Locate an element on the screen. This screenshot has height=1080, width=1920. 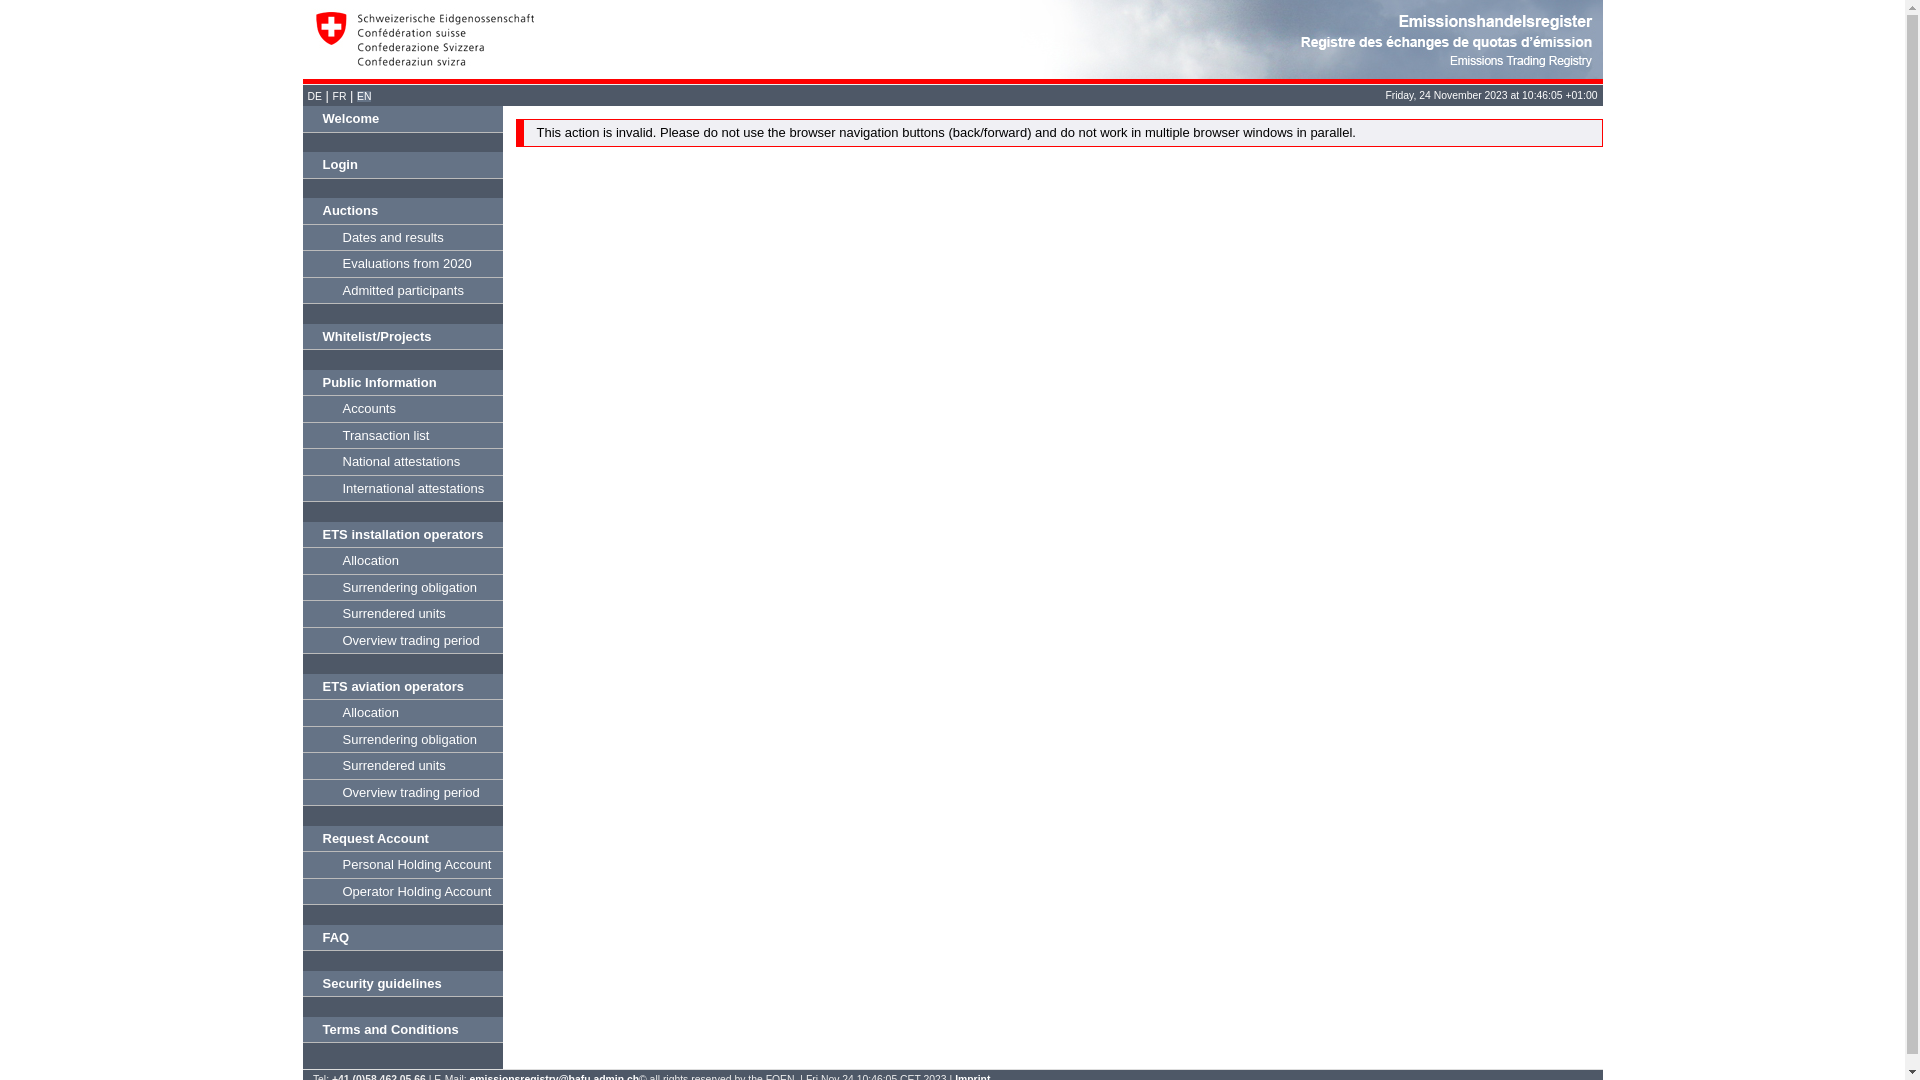
'International attestations' is located at coordinates (401, 489).